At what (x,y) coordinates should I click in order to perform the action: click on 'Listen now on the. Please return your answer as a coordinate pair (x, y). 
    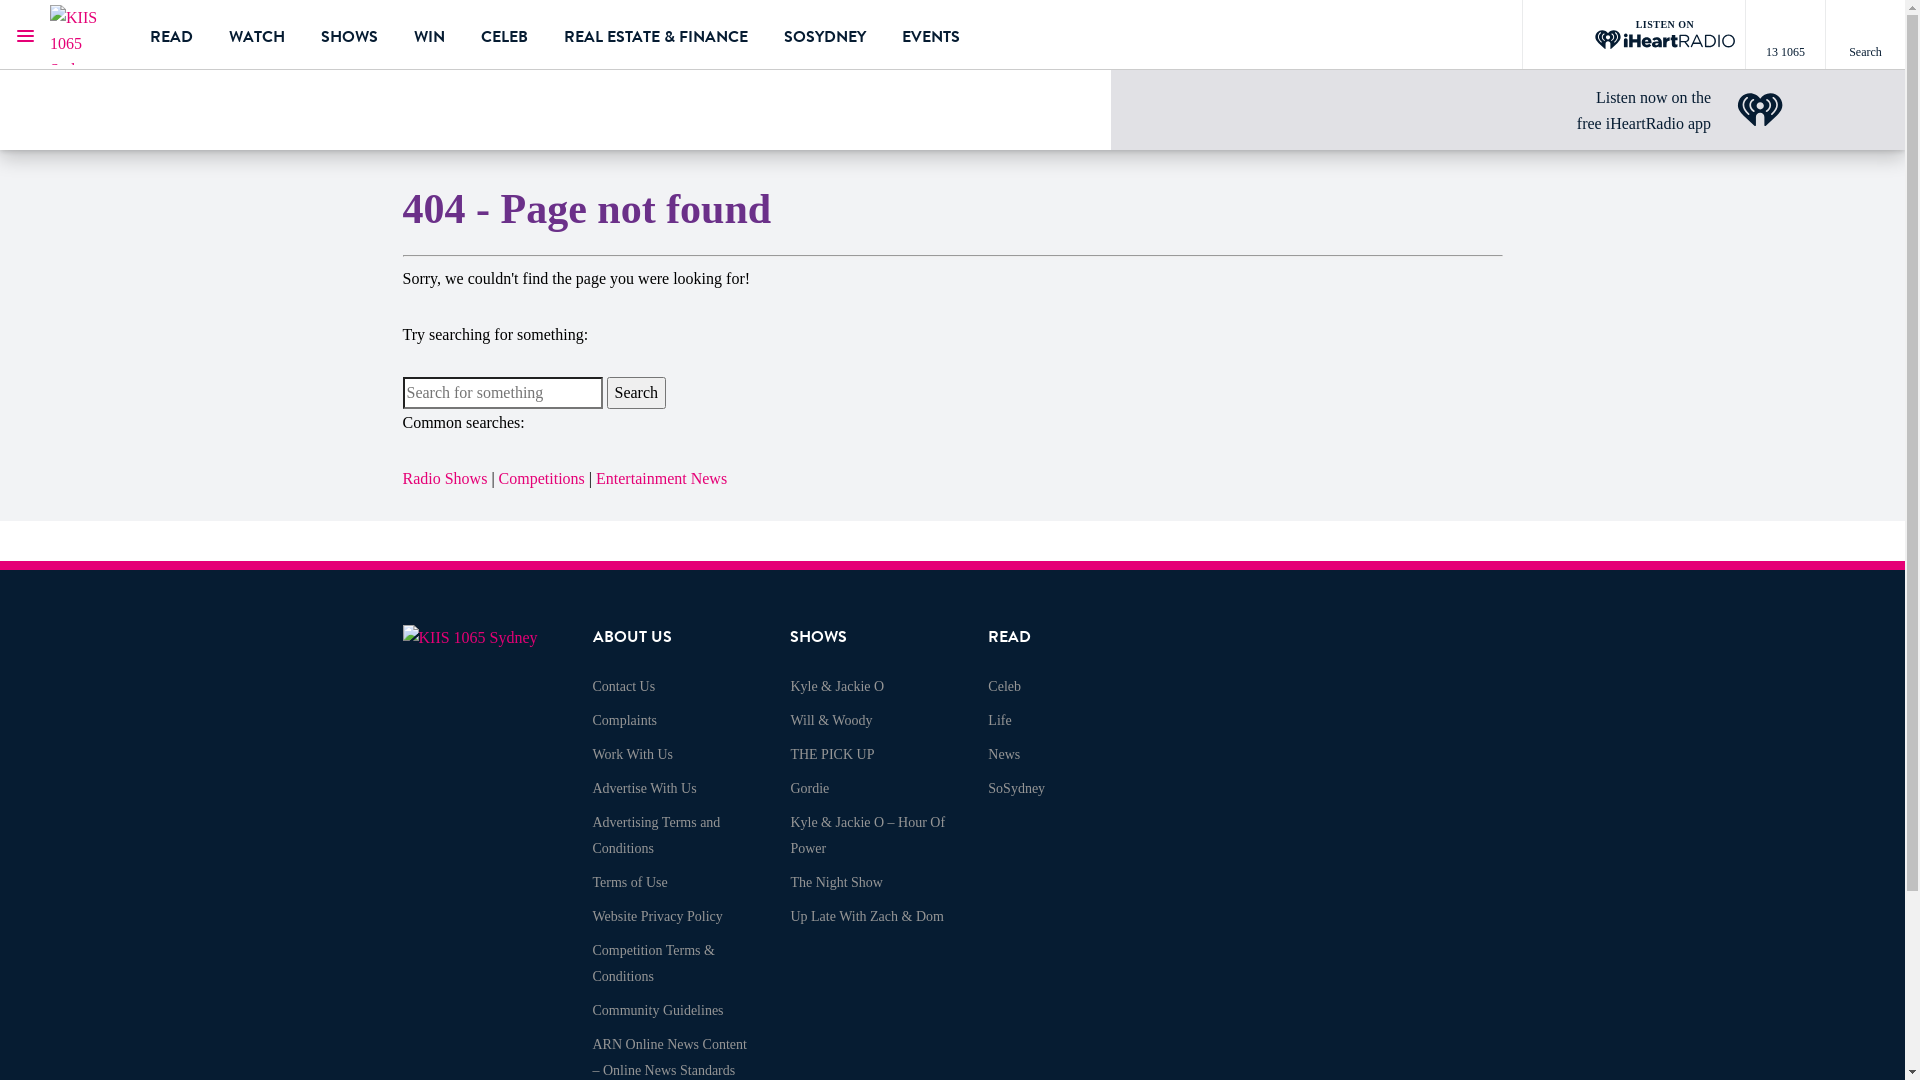
    Looking at the image, I should click on (1643, 110).